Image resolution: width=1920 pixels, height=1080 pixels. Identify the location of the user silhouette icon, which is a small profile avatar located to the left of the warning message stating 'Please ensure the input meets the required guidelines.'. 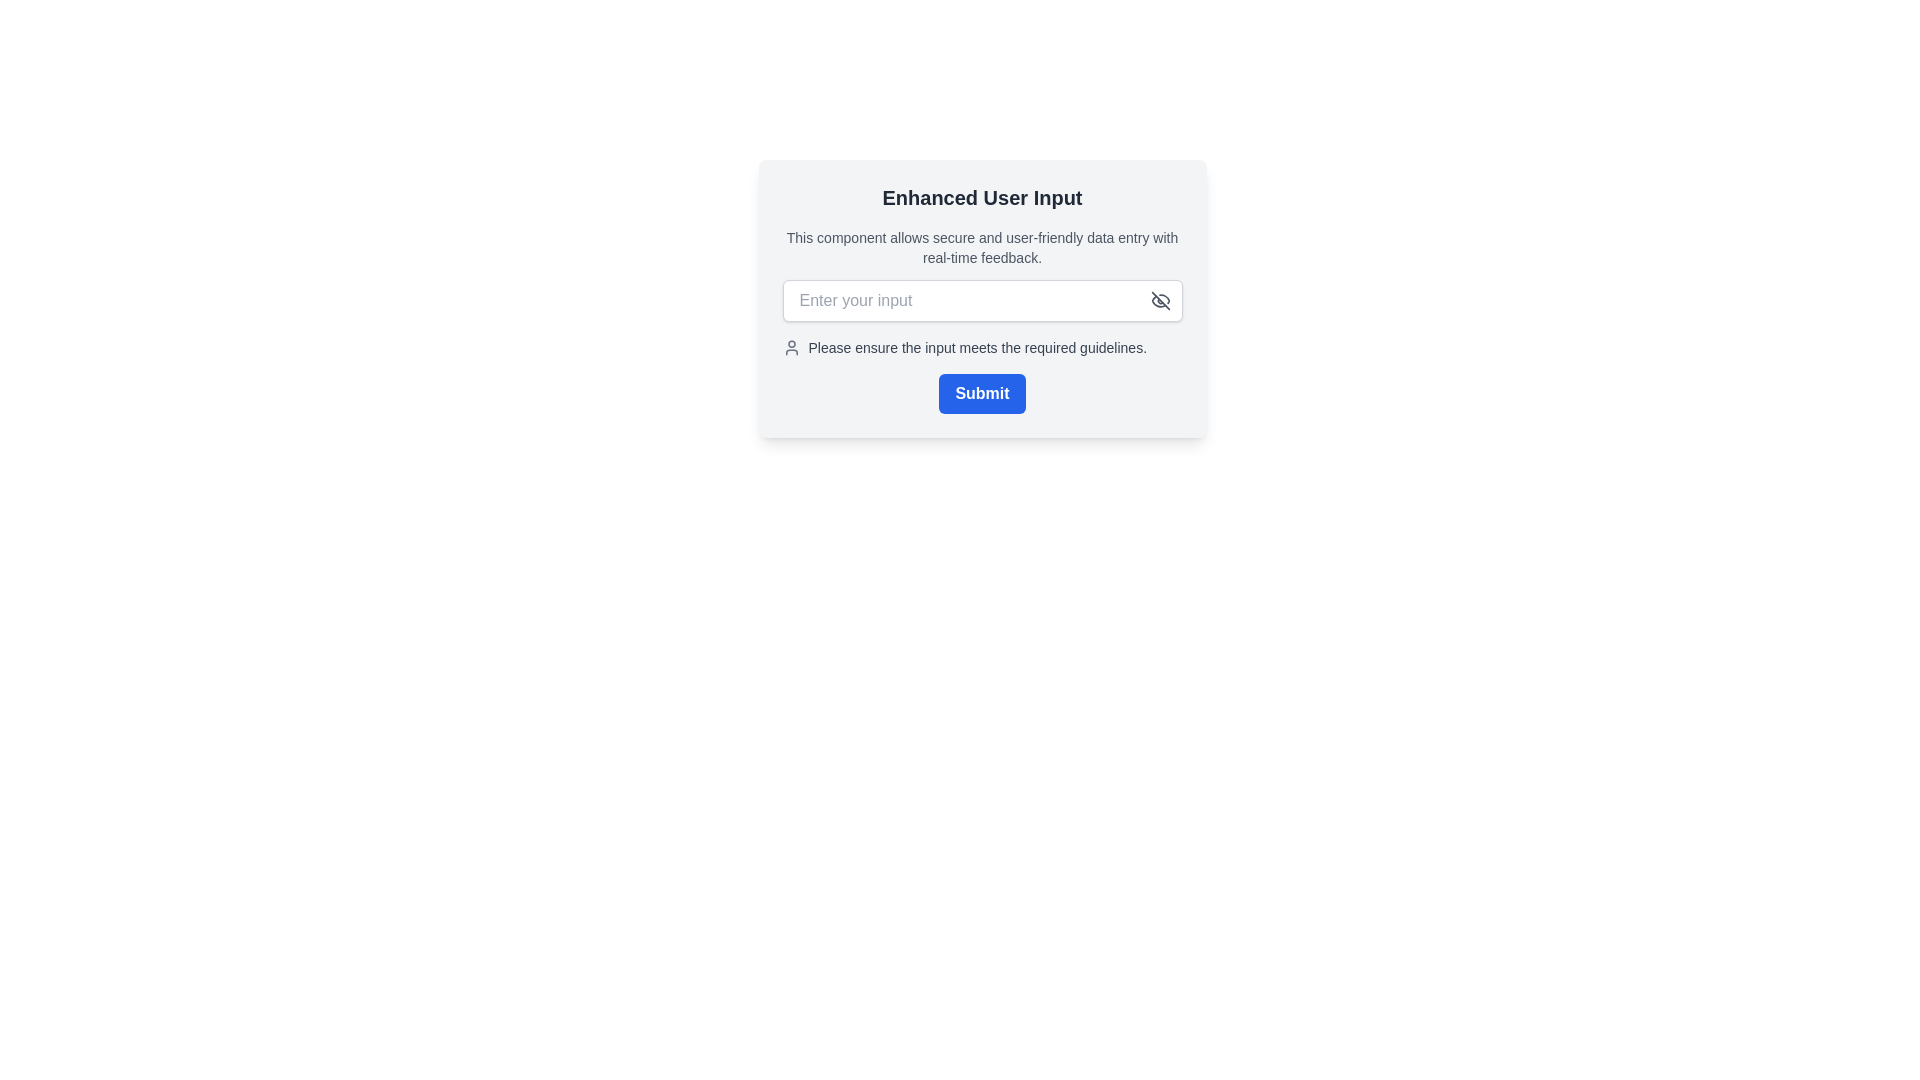
(790, 346).